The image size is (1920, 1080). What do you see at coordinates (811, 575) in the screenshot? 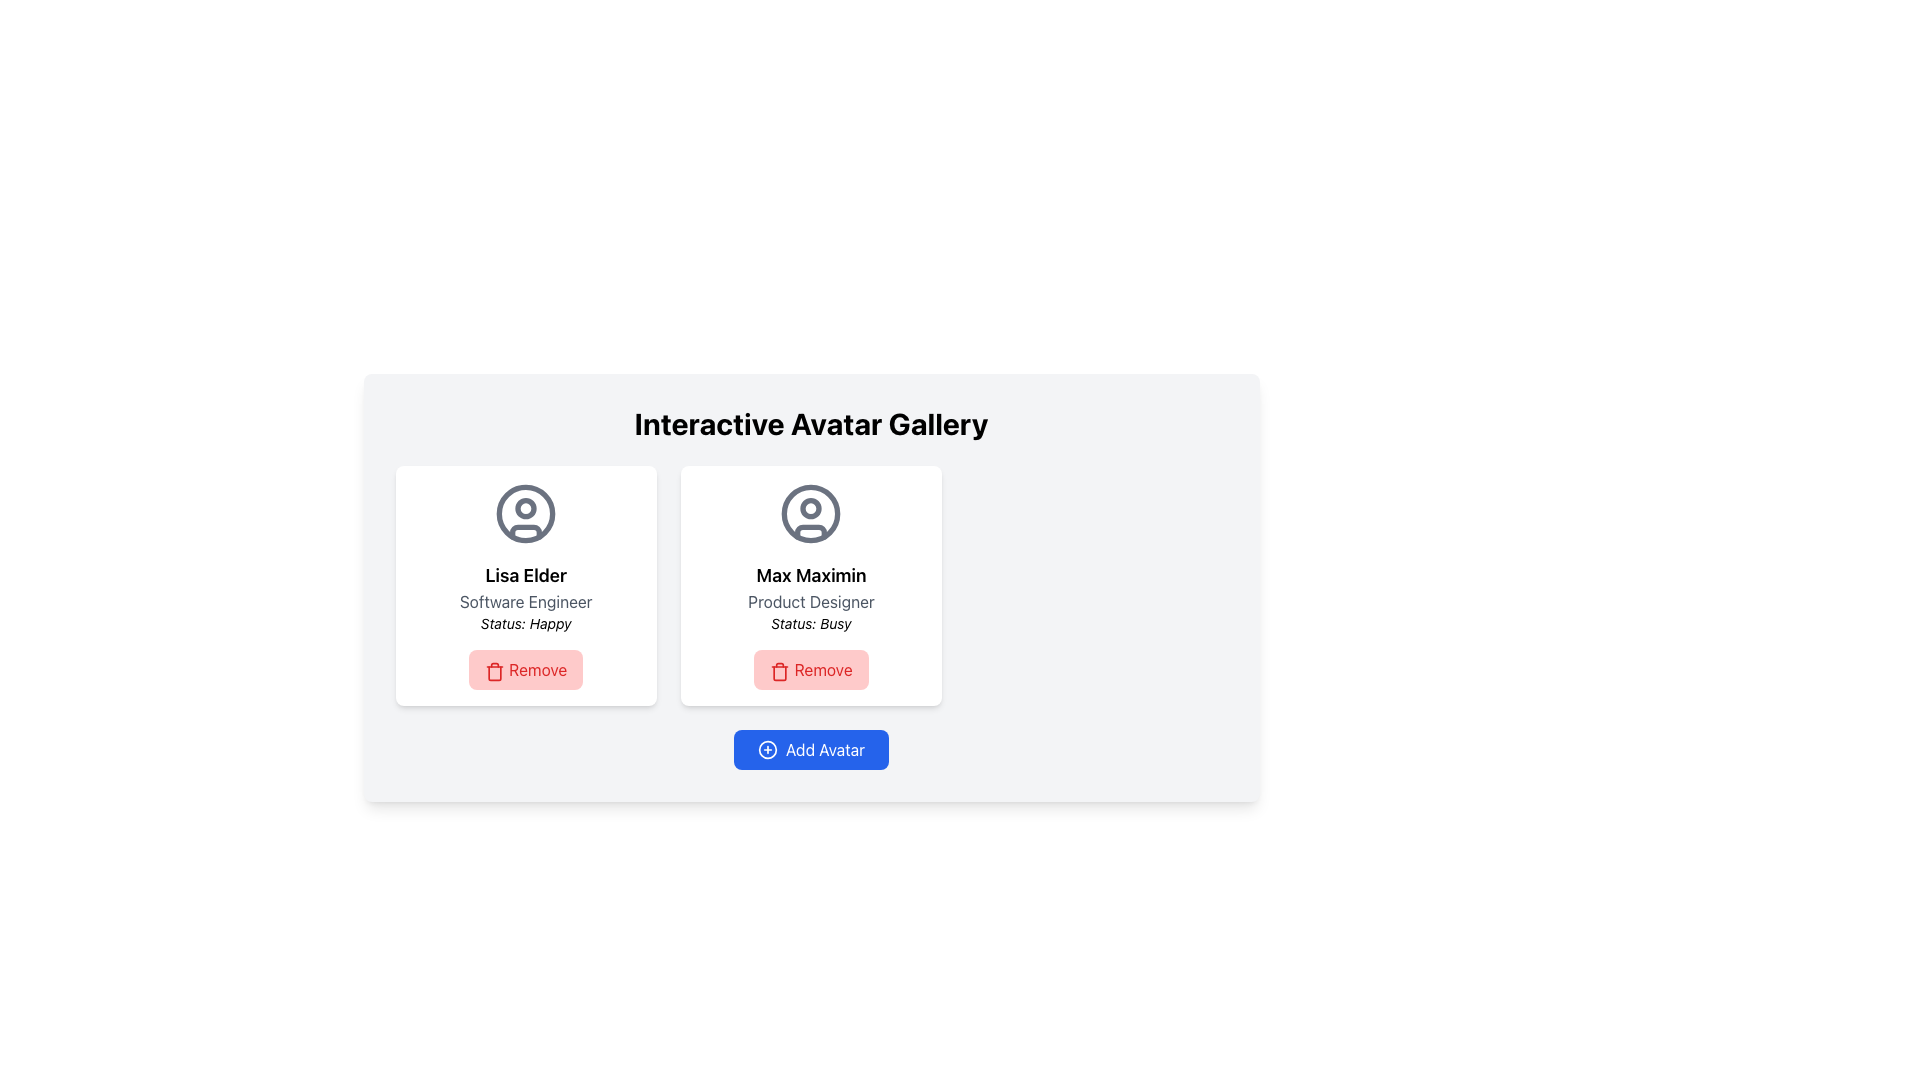
I see `the static text display that represents the name of an individual or entity, located in the right card above the 'Product Designer' subtitle and 'Status: Busy' status text` at bounding box center [811, 575].